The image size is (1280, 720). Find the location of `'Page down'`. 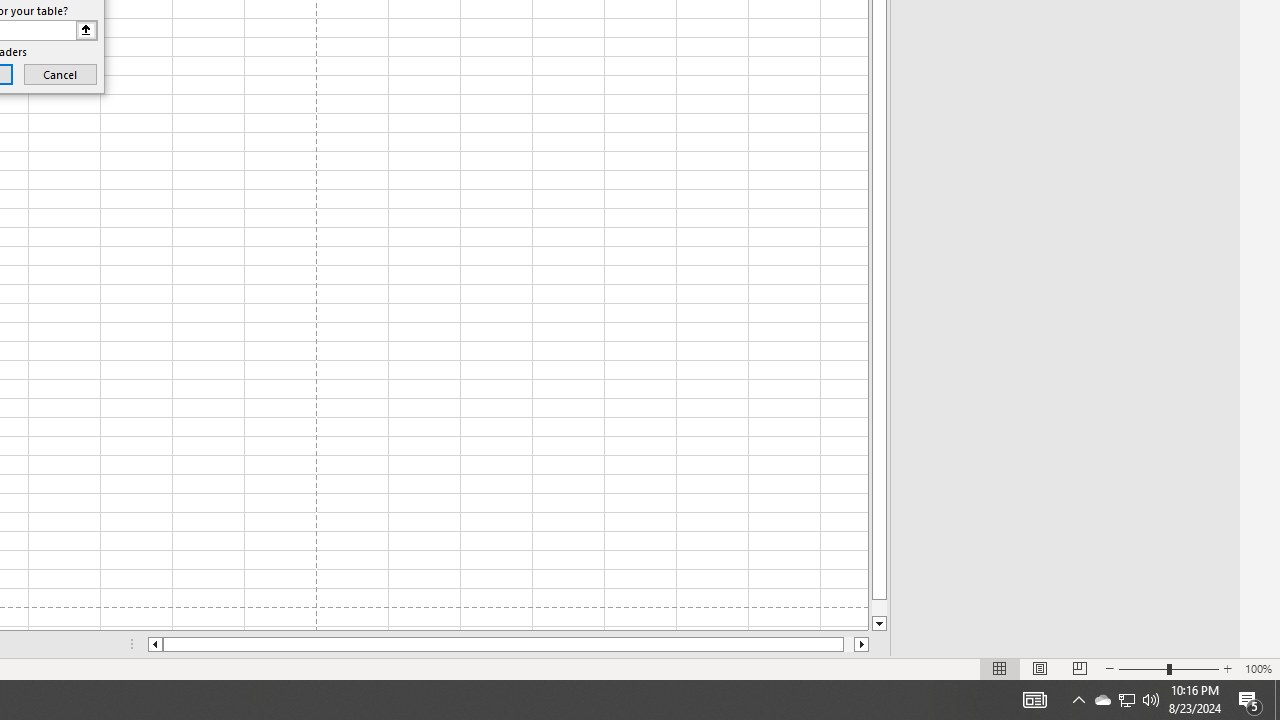

'Page down' is located at coordinates (879, 607).